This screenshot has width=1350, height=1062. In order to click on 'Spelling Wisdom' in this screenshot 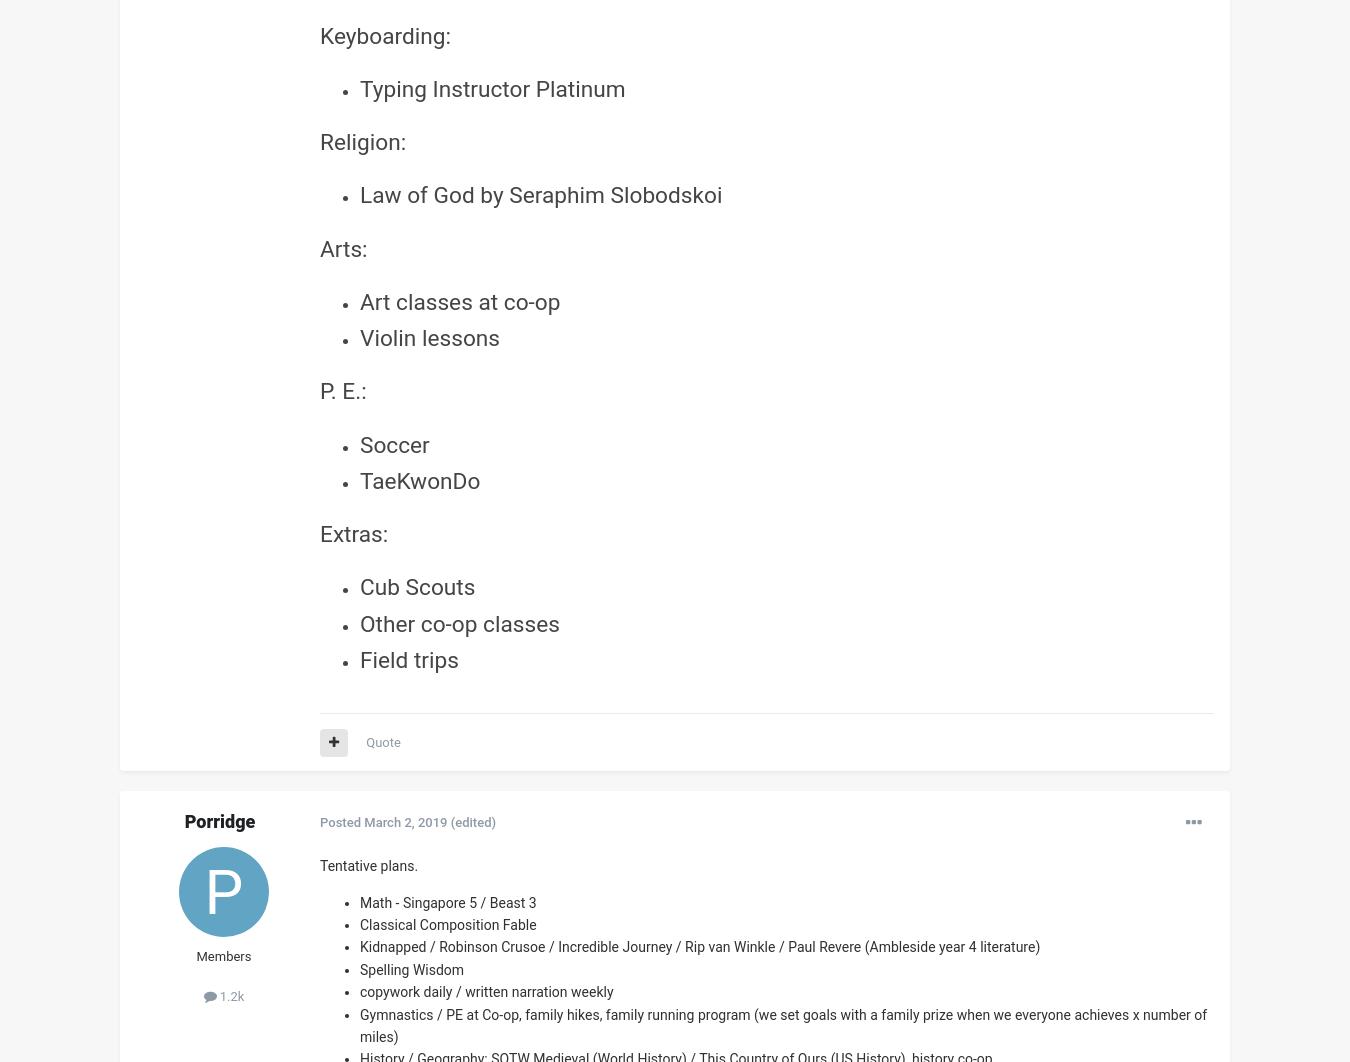, I will do `click(360, 967)`.